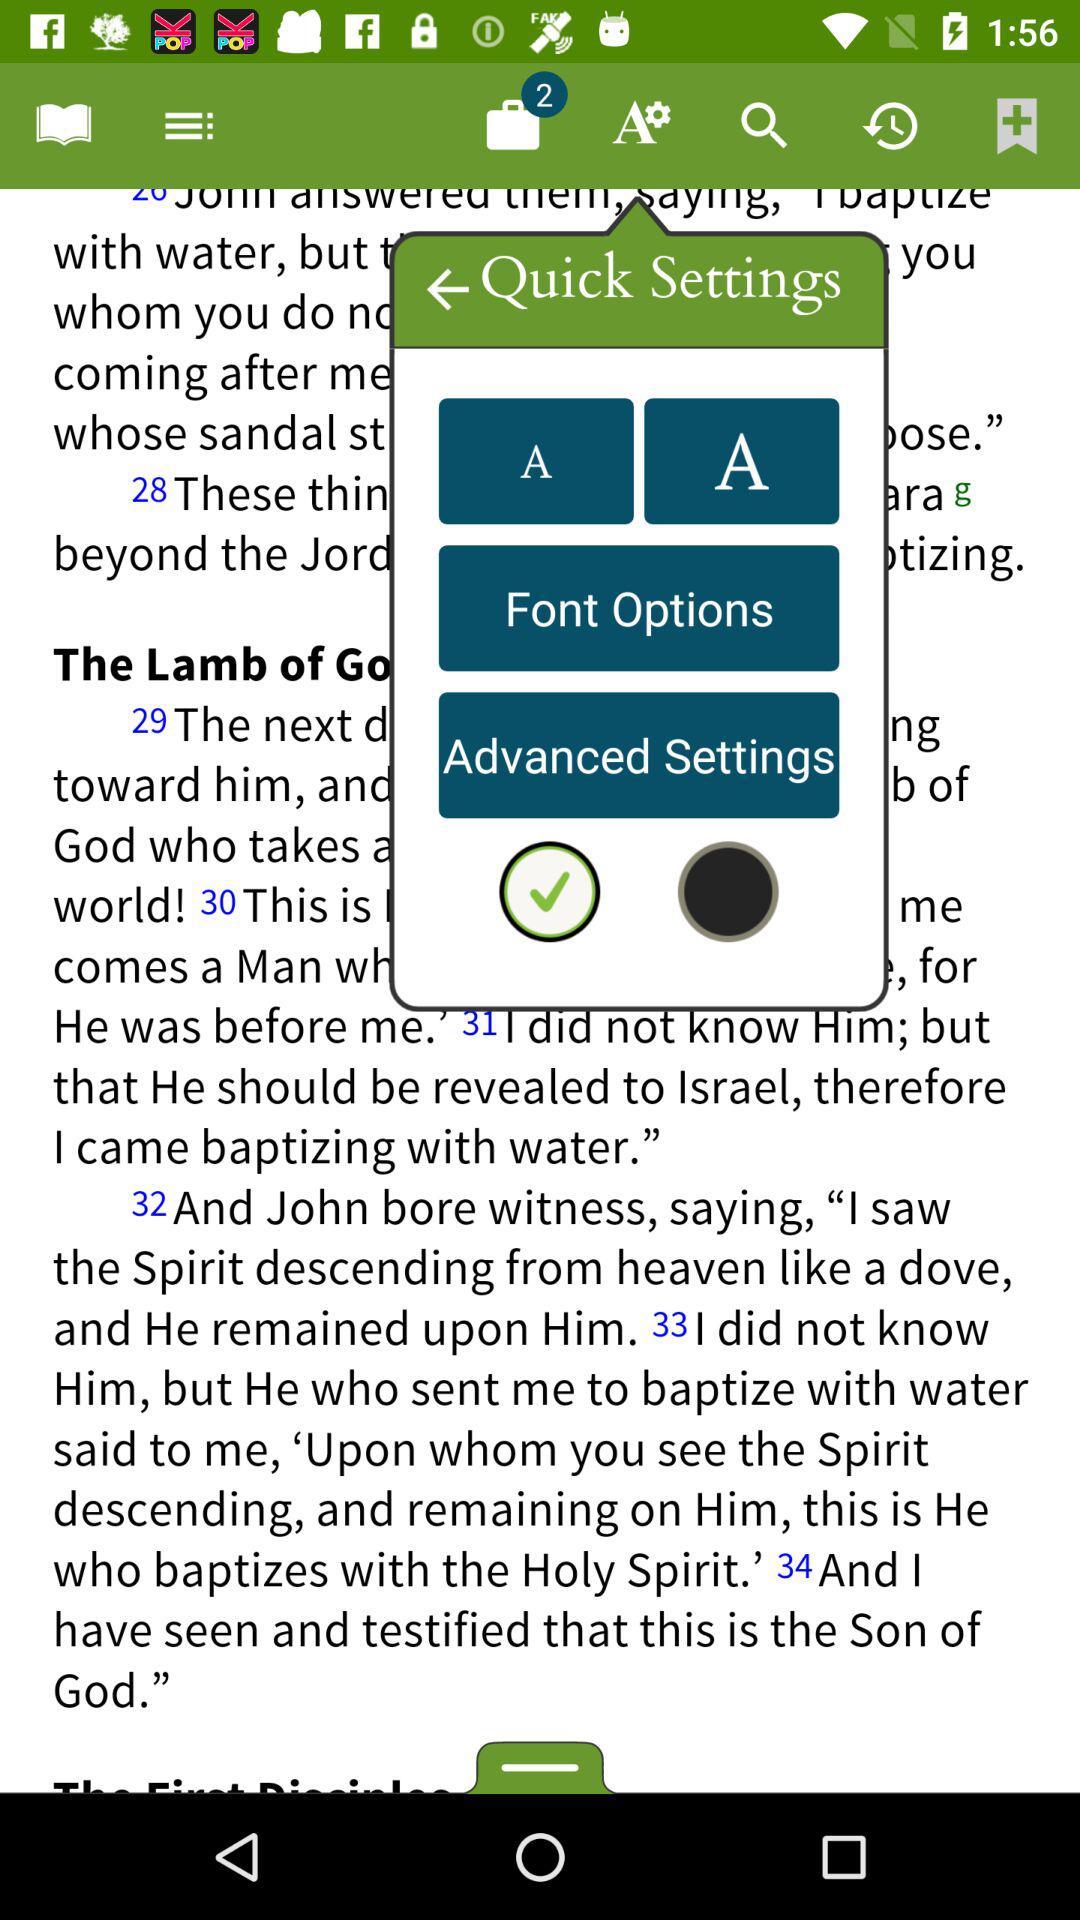  Describe the element at coordinates (741, 460) in the screenshot. I see `the font icon` at that location.